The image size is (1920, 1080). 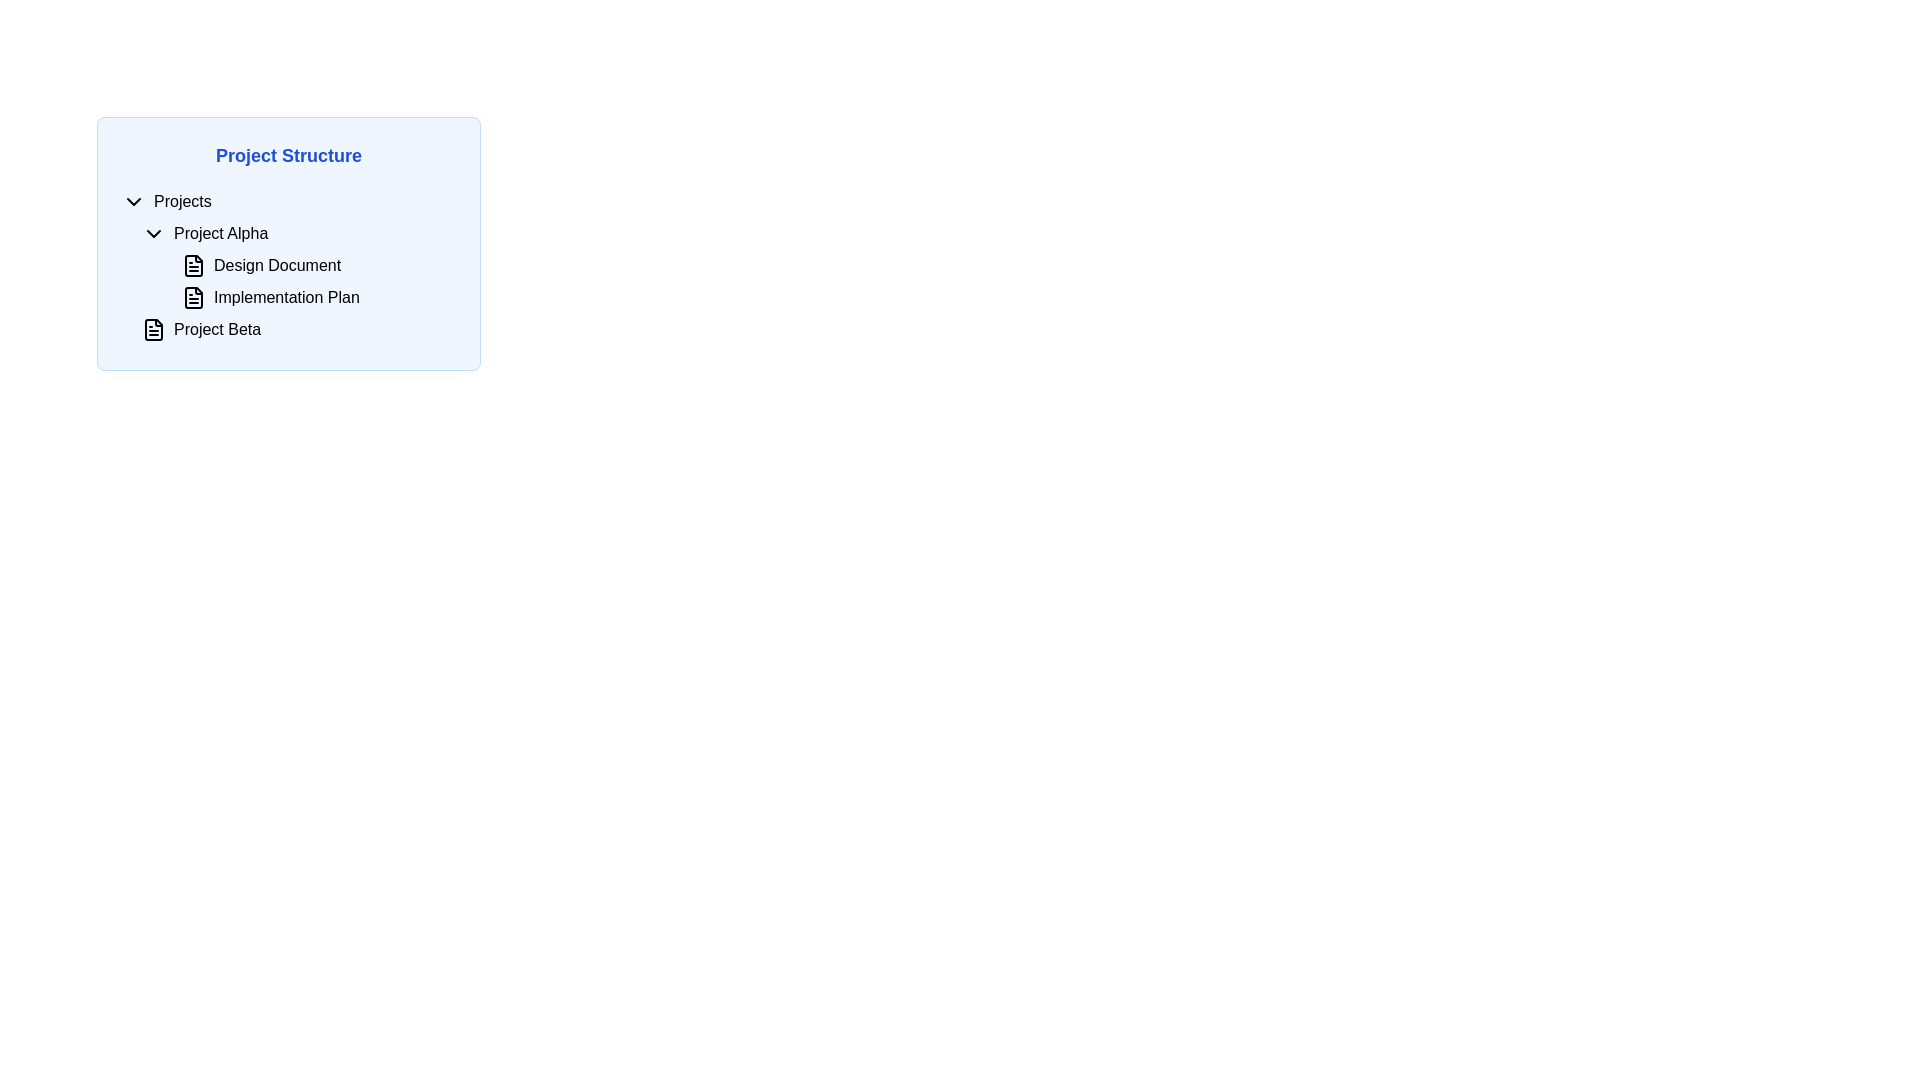 I want to click on the 'Projects' Collapsible Header Item to navigate within the project structure, so click(x=287, y=201).